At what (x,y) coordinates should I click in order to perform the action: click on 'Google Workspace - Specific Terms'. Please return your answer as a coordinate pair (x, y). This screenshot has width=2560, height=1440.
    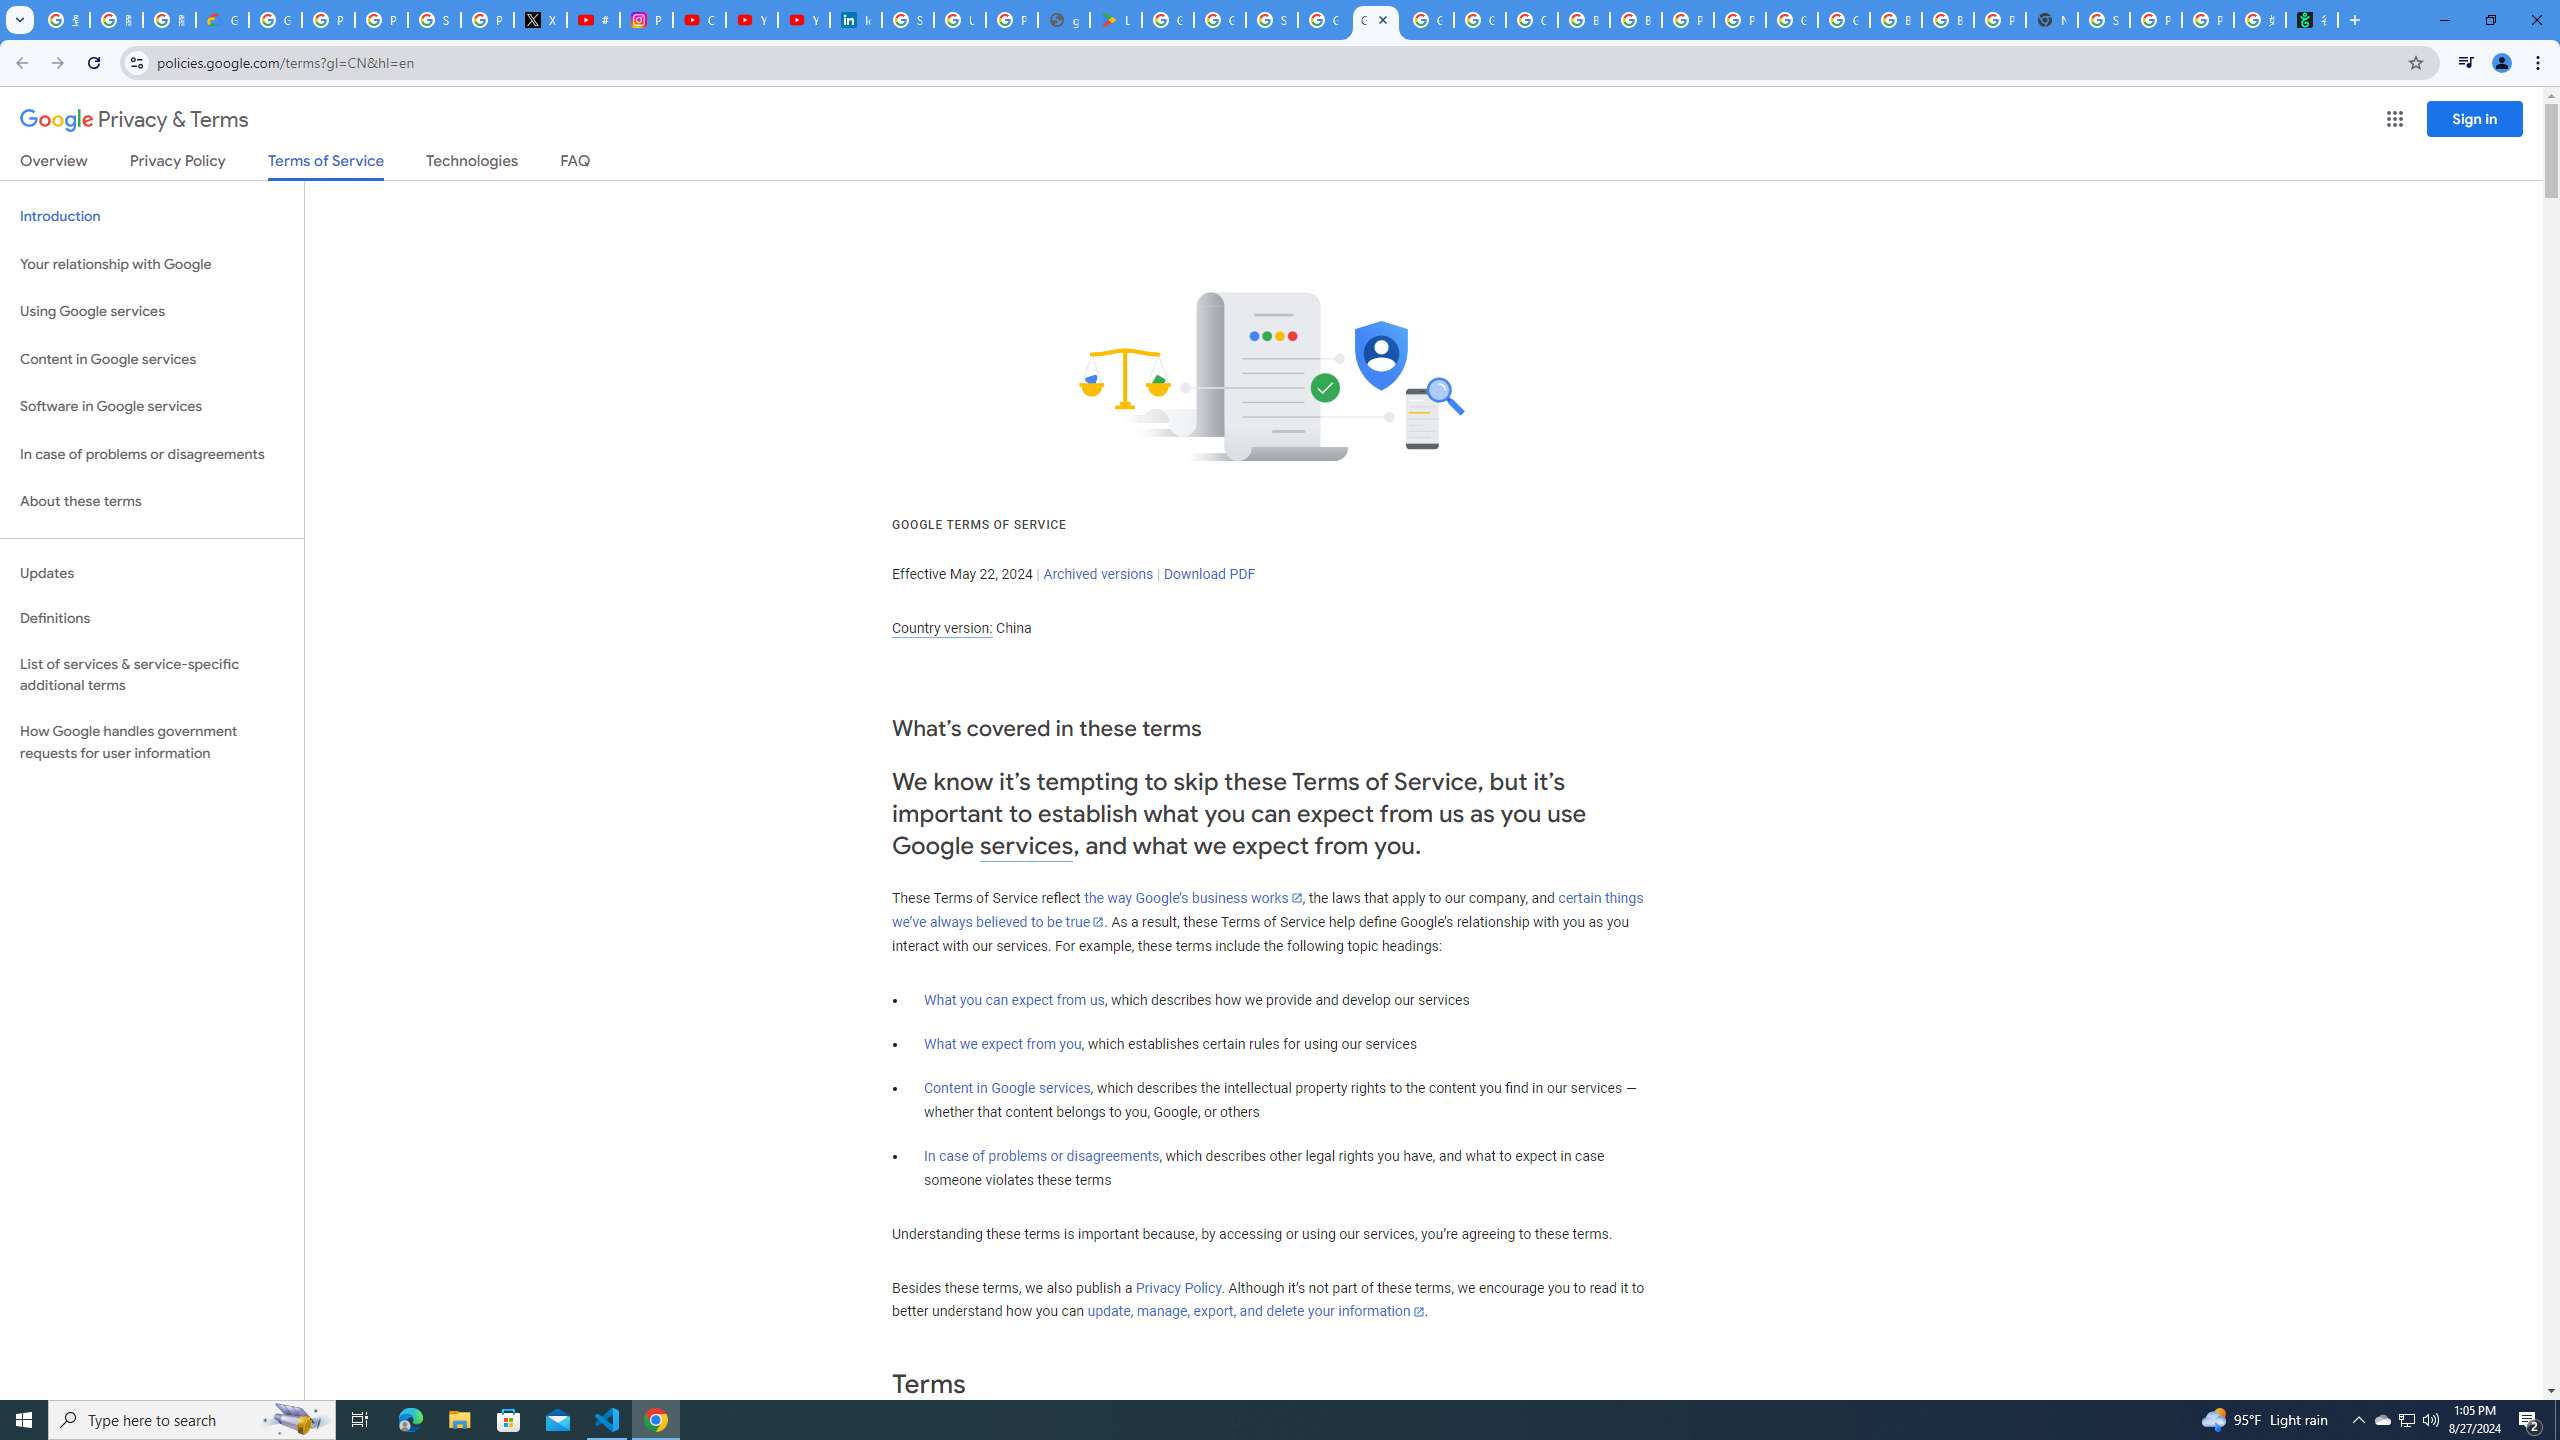
    Looking at the image, I should click on (1218, 19).